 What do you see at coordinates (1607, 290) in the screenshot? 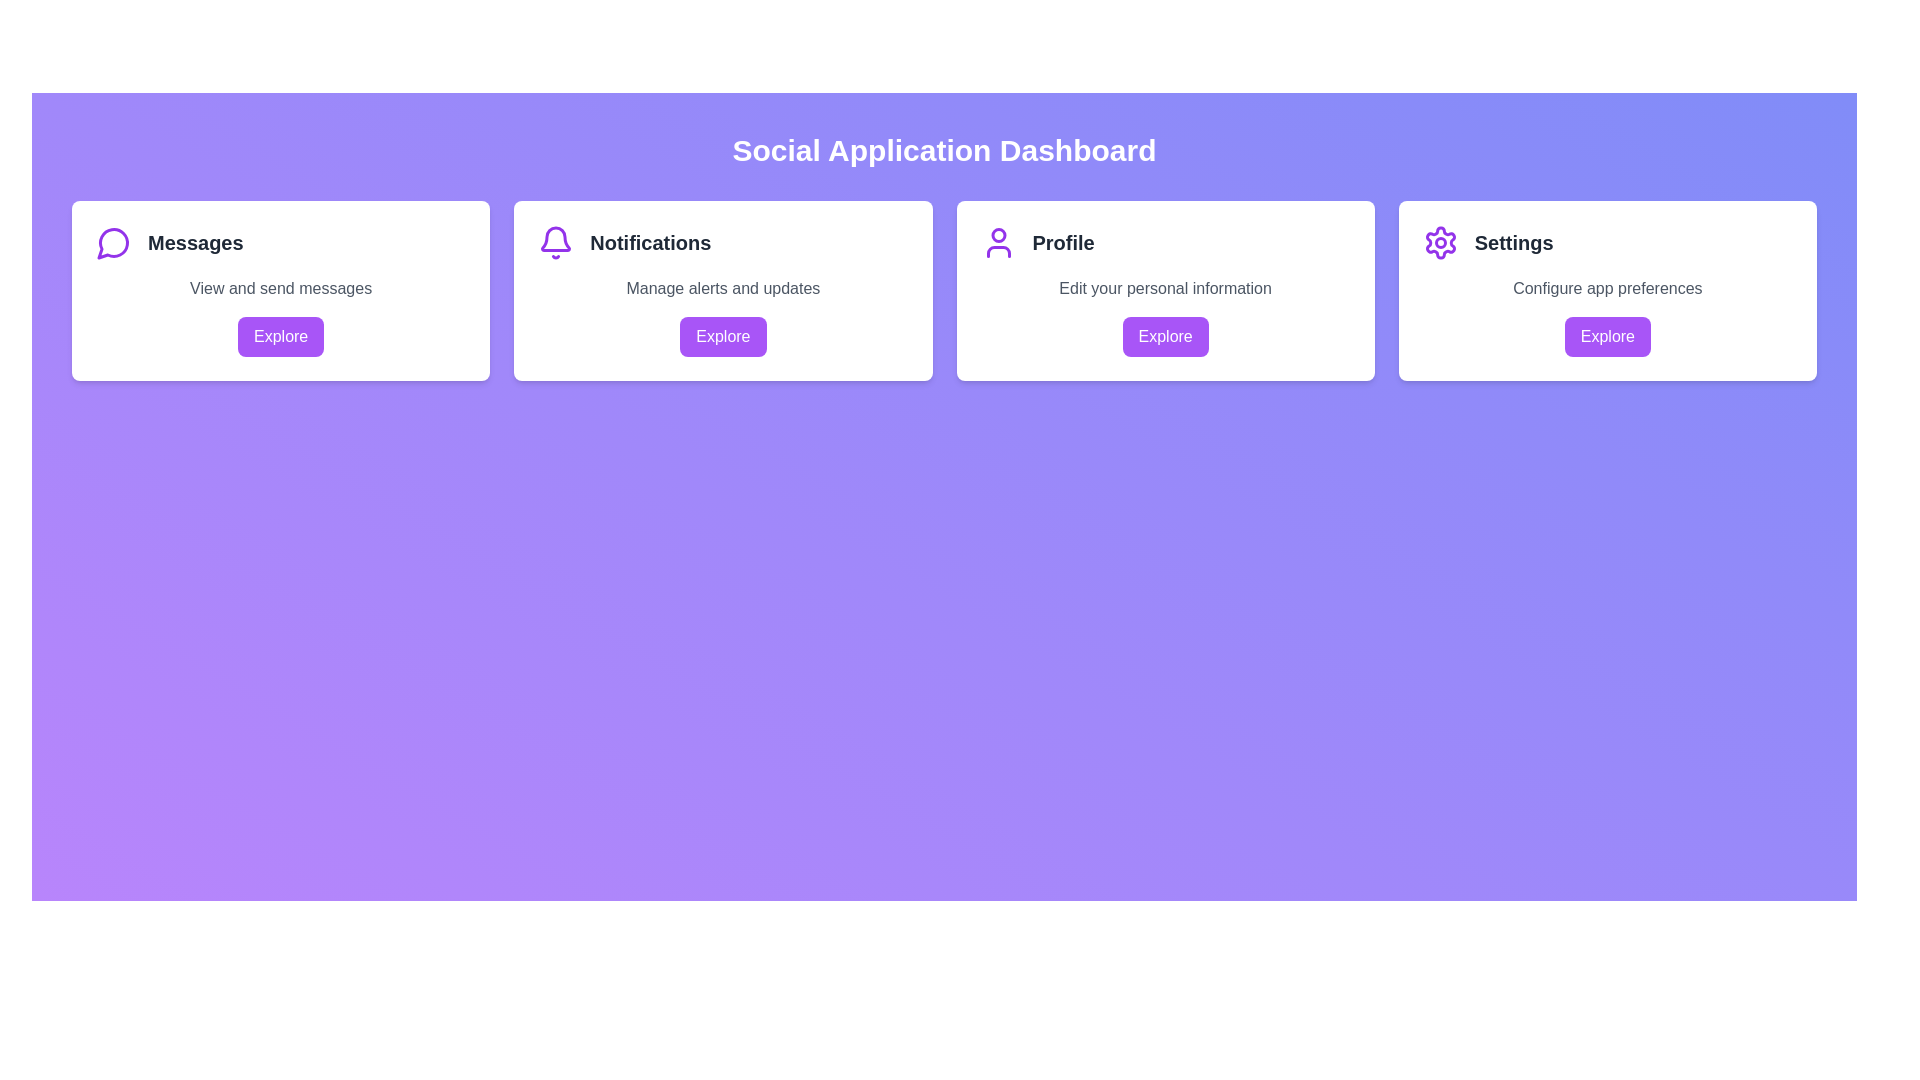
I see `the fourth card in the grid layout, which features a purple gear icon, bold black text 'Settings', and a purple button labeled 'Explore' to initiate the hover effect` at bounding box center [1607, 290].